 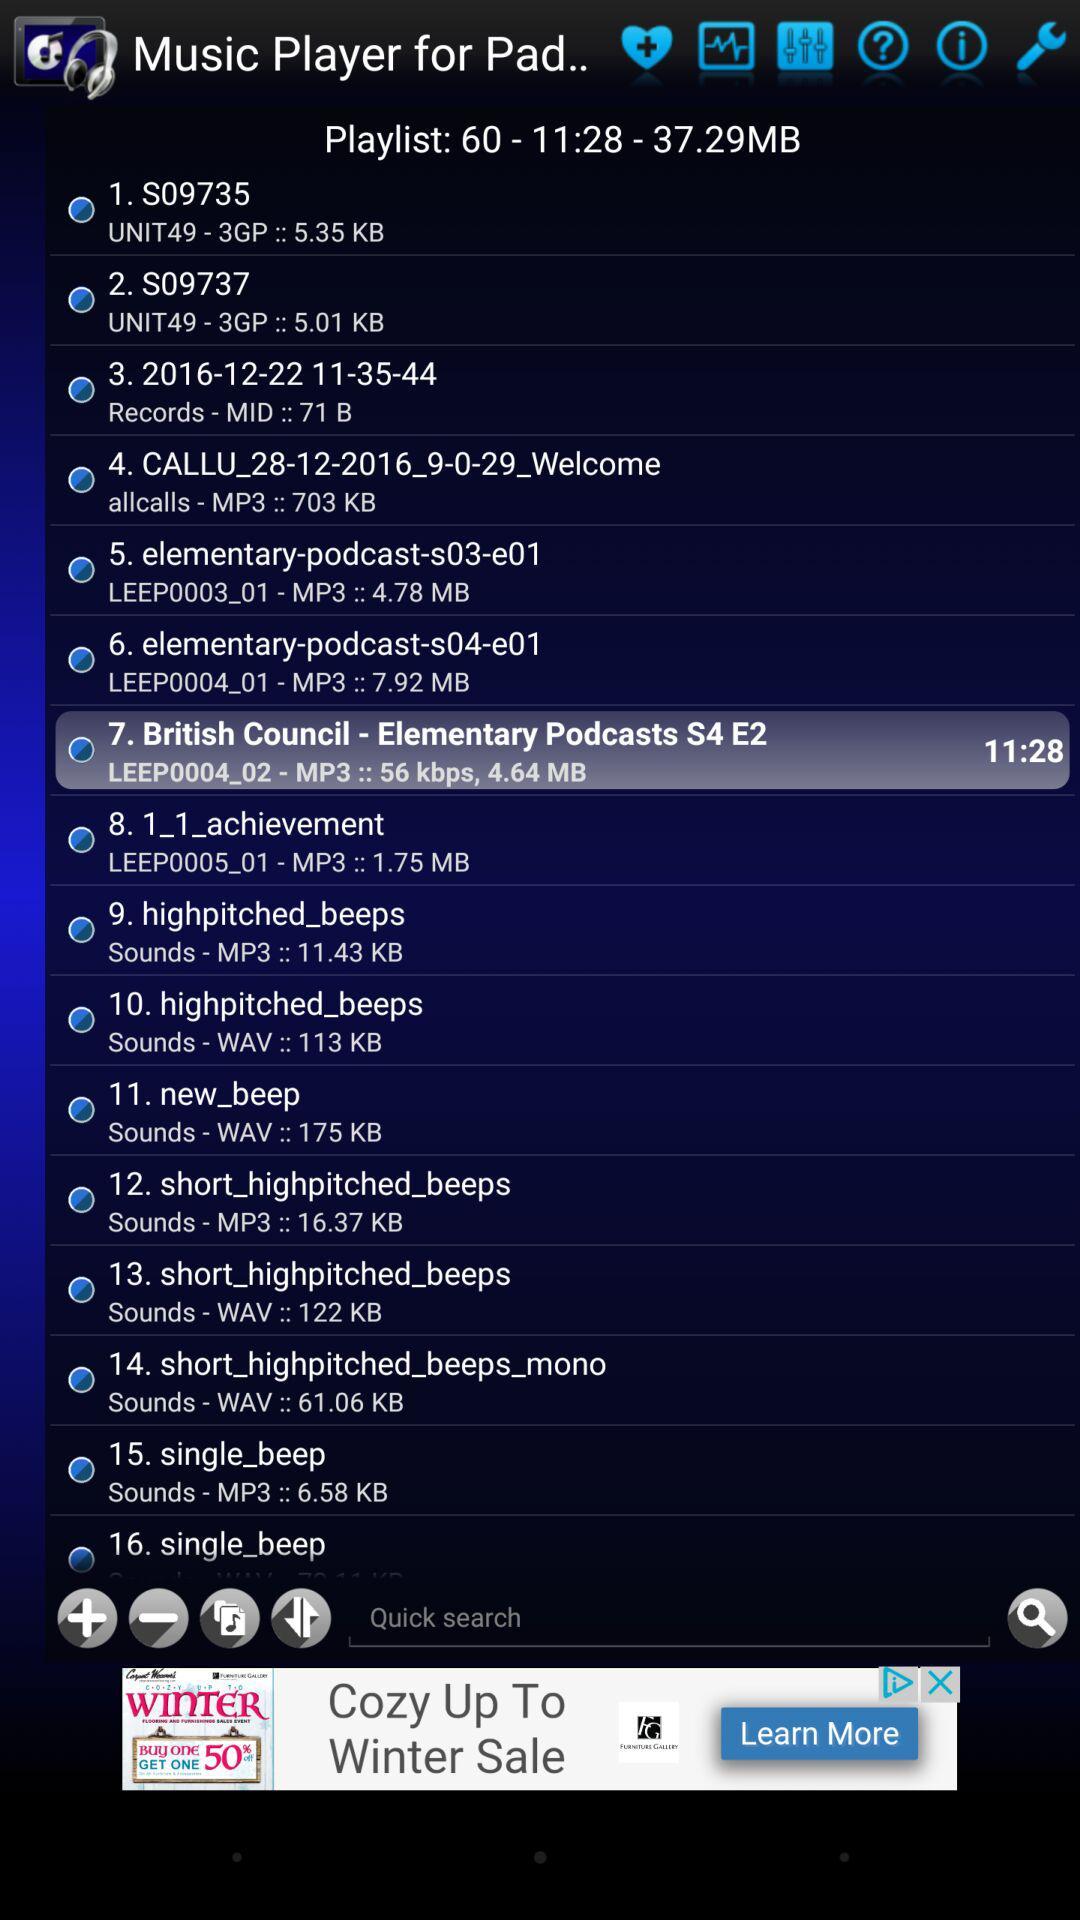 I want to click on a new track to playlist, so click(x=86, y=1618).